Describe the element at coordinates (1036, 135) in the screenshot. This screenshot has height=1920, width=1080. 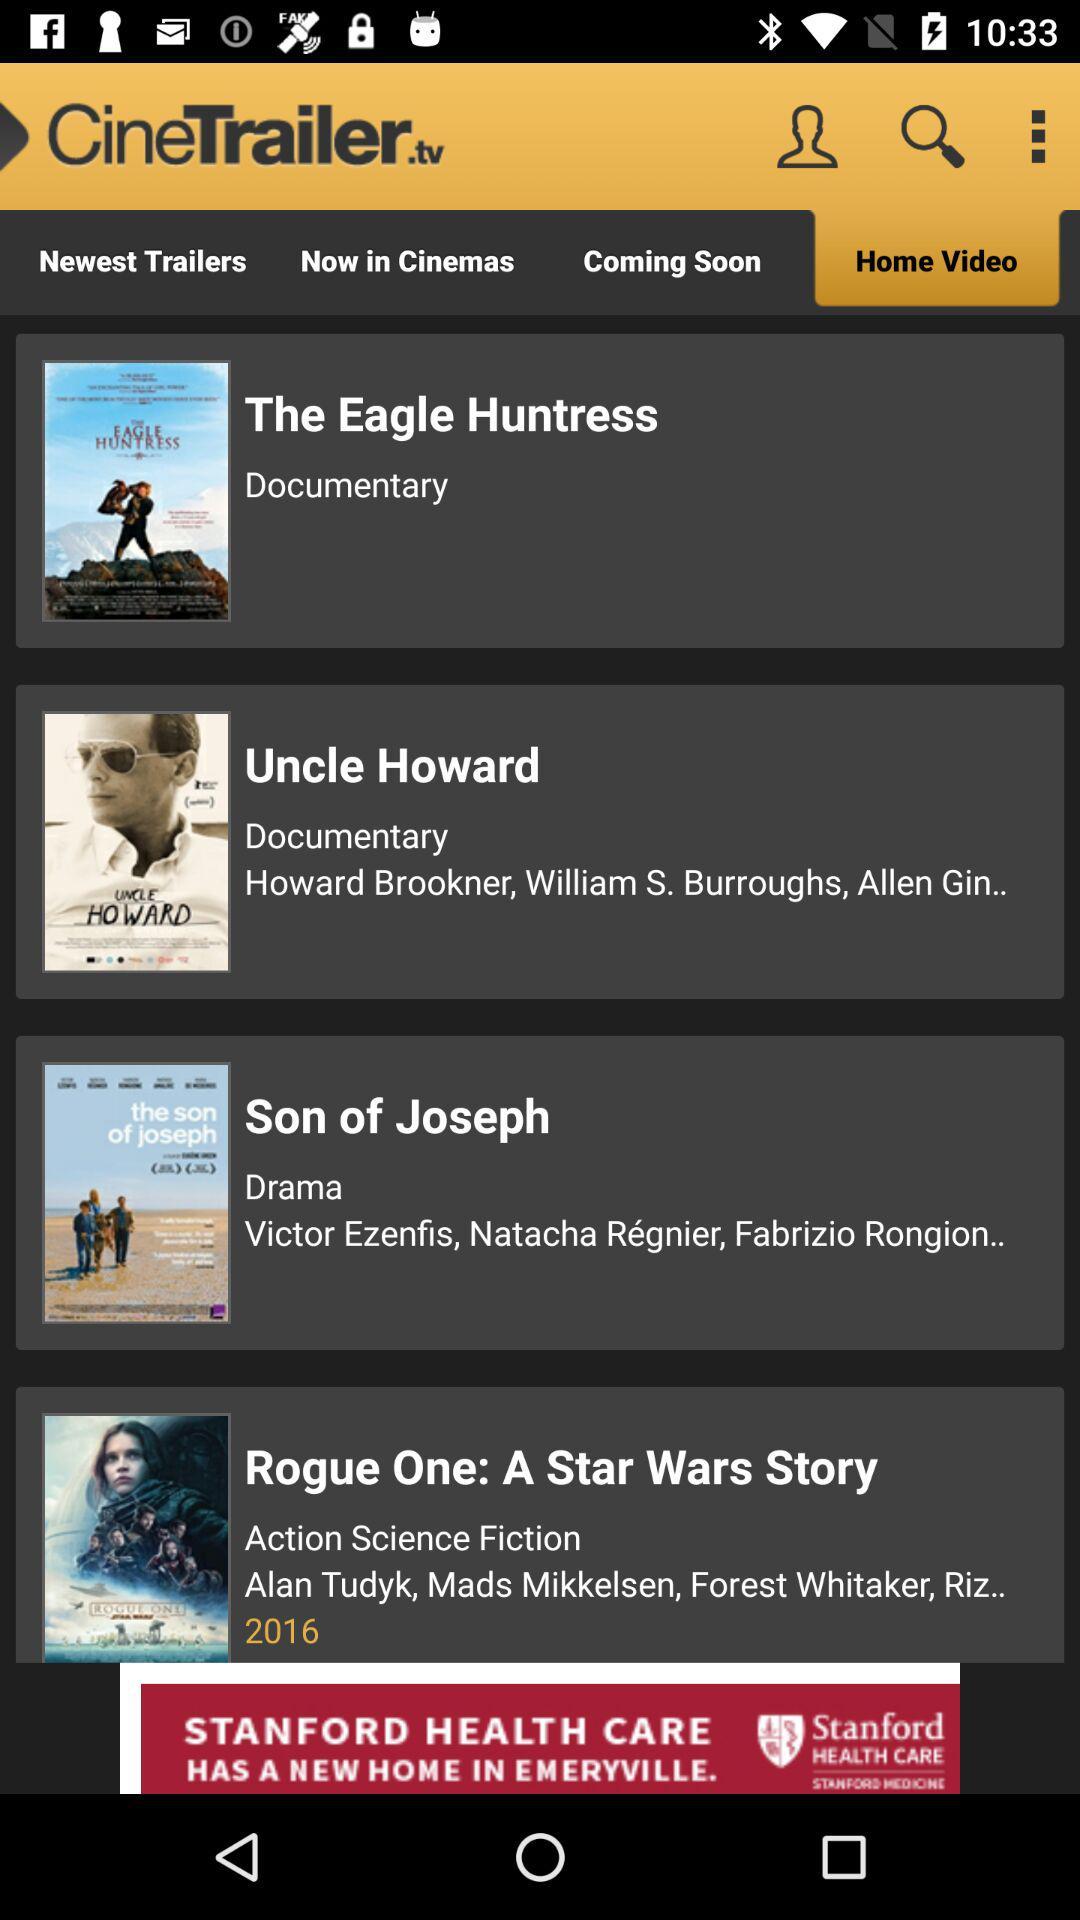
I see `more options` at that location.